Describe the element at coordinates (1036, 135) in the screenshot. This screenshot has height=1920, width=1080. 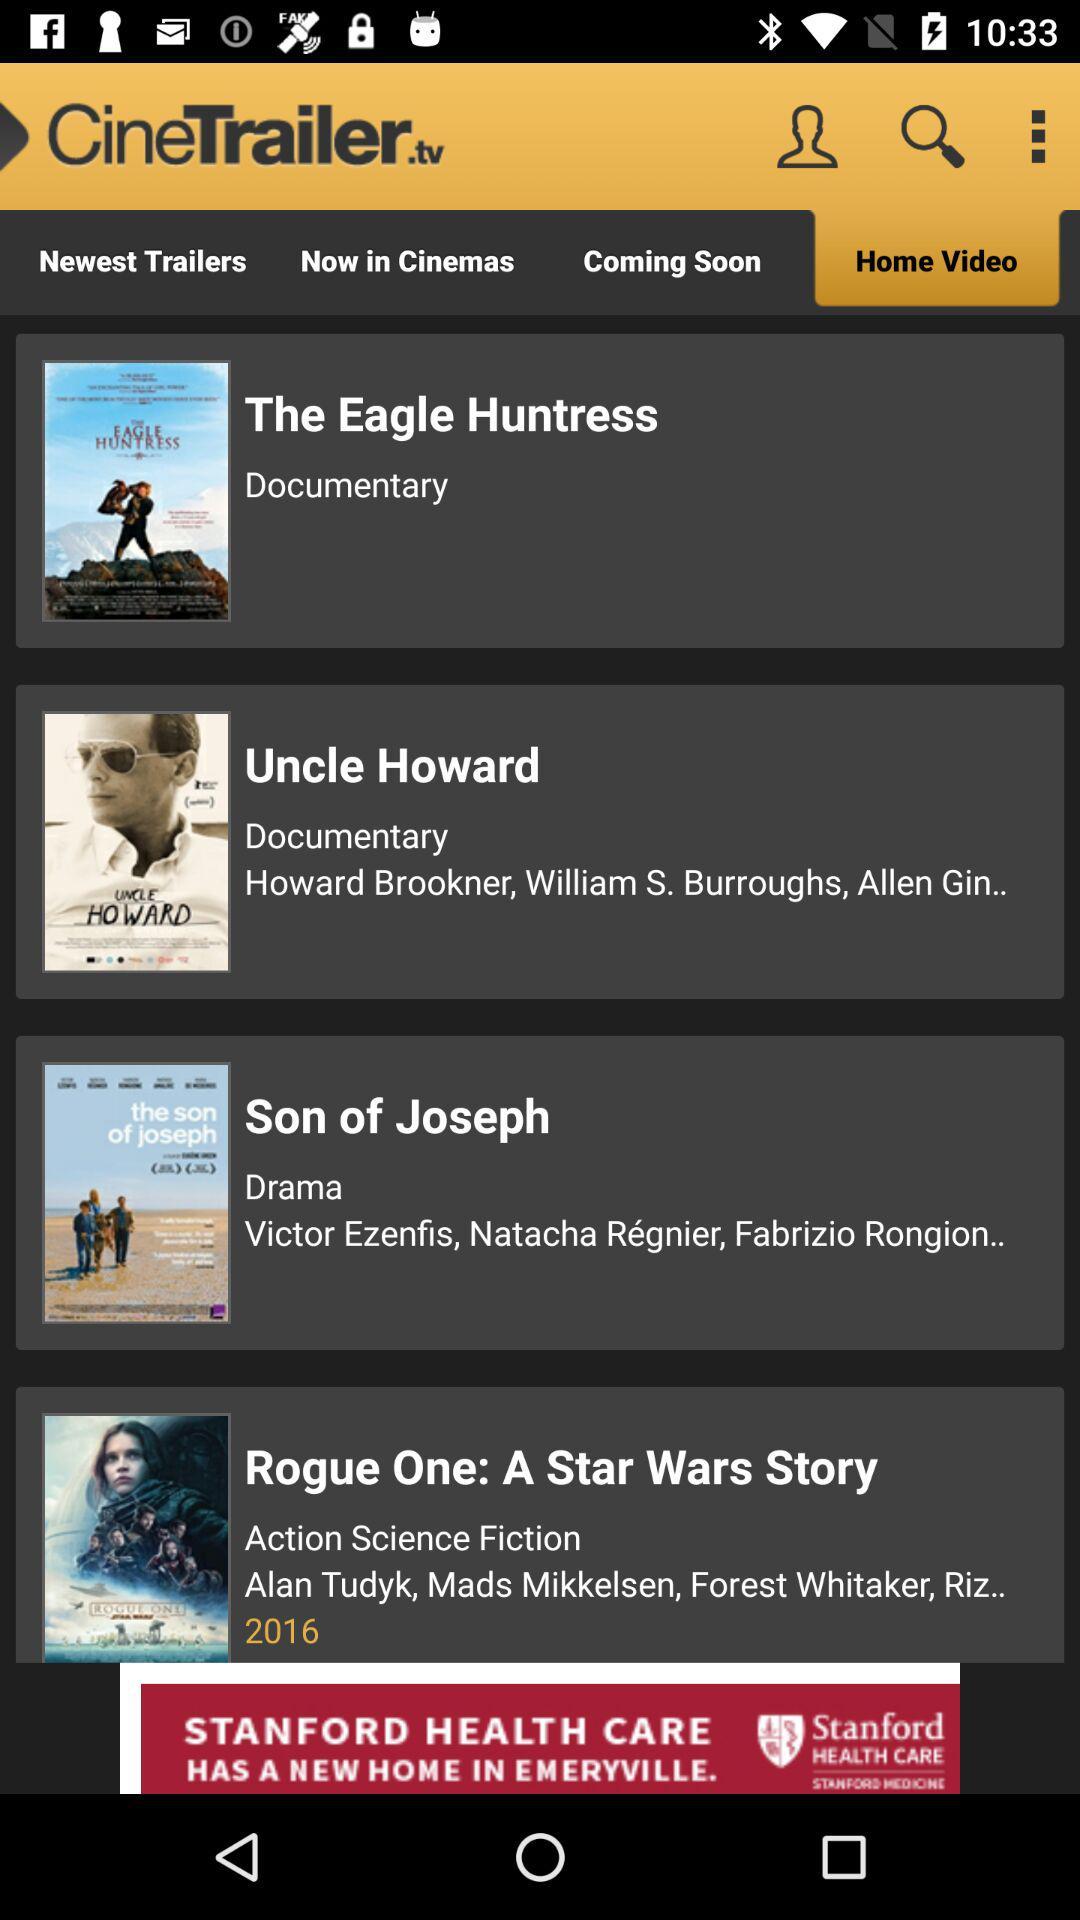
I see `more options` at that location.